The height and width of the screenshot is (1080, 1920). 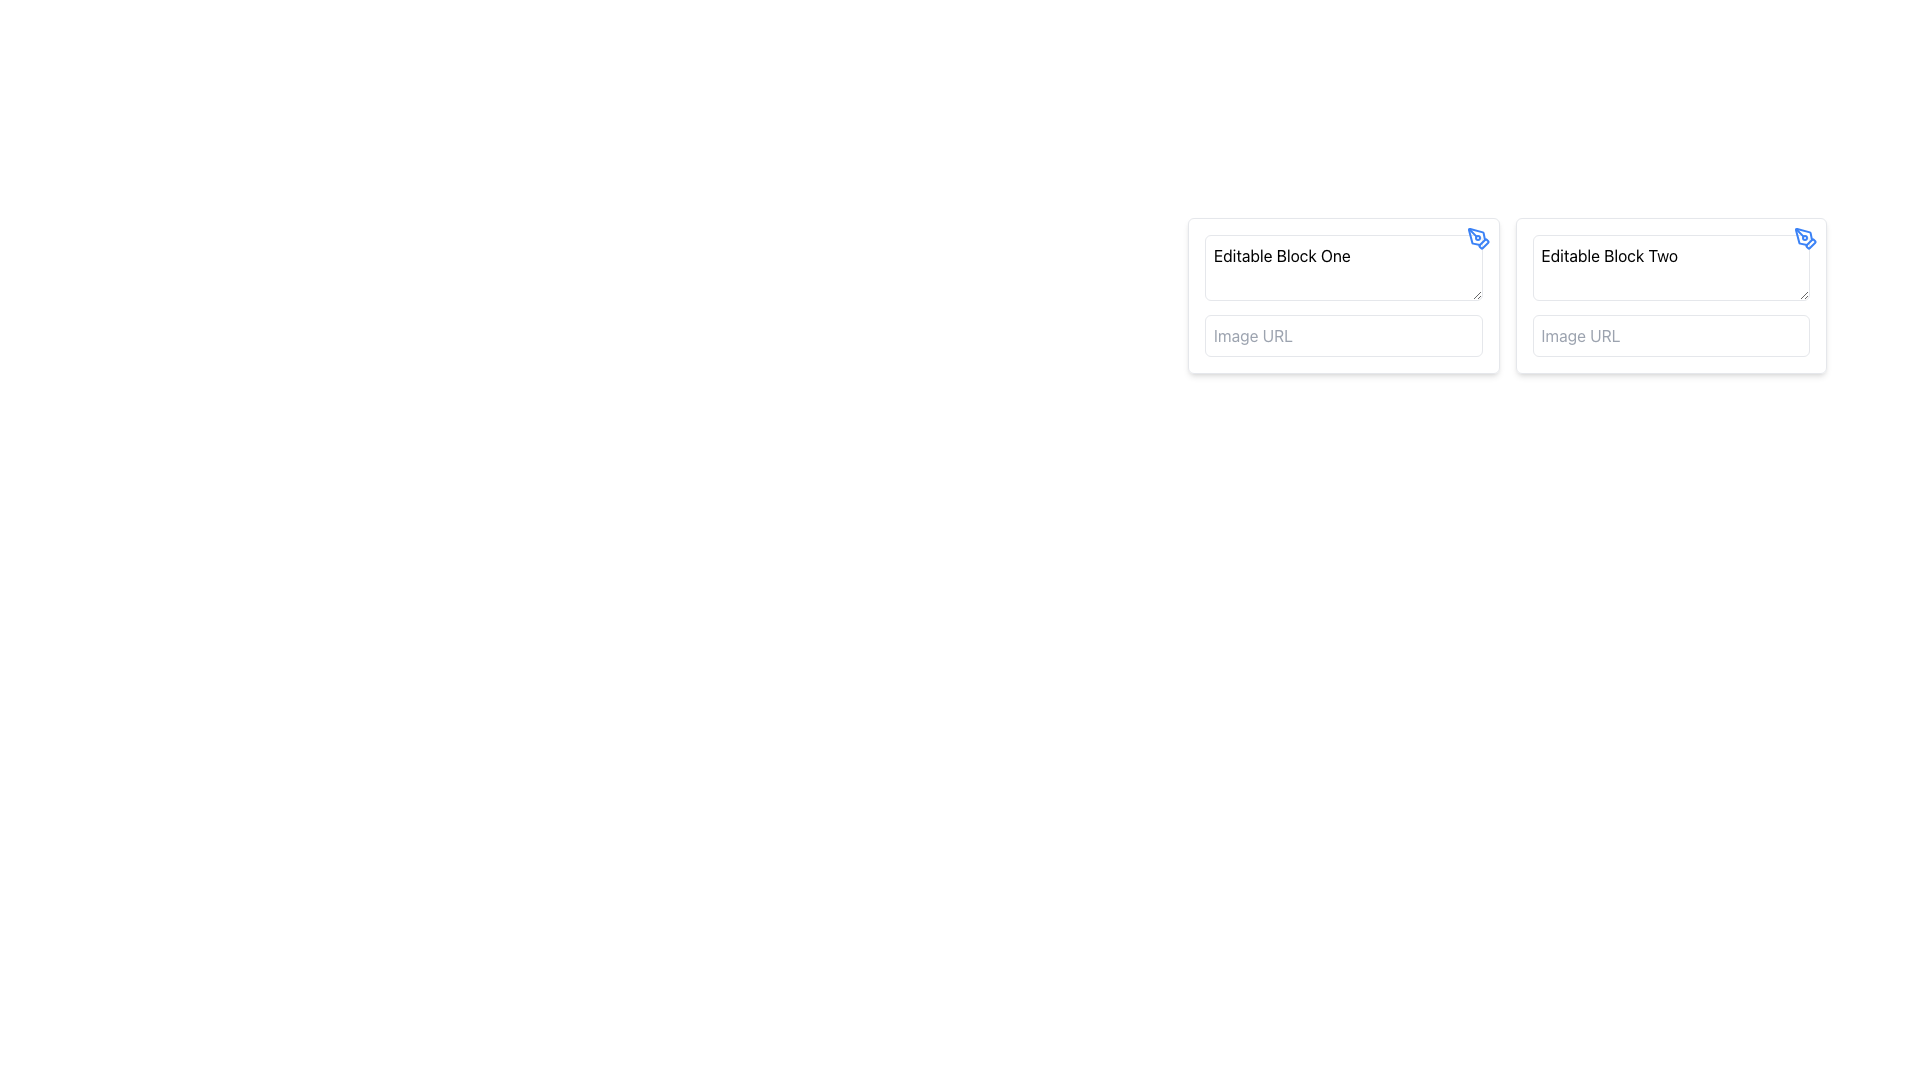 What do you see at coordinates (1476, 235) in the screenshot?
I see `the pen tool icon located in the top-right corner of the 'Editable Block One' UI section, which indicates the ability to edit or draw` at bounding box center [1476, 235].